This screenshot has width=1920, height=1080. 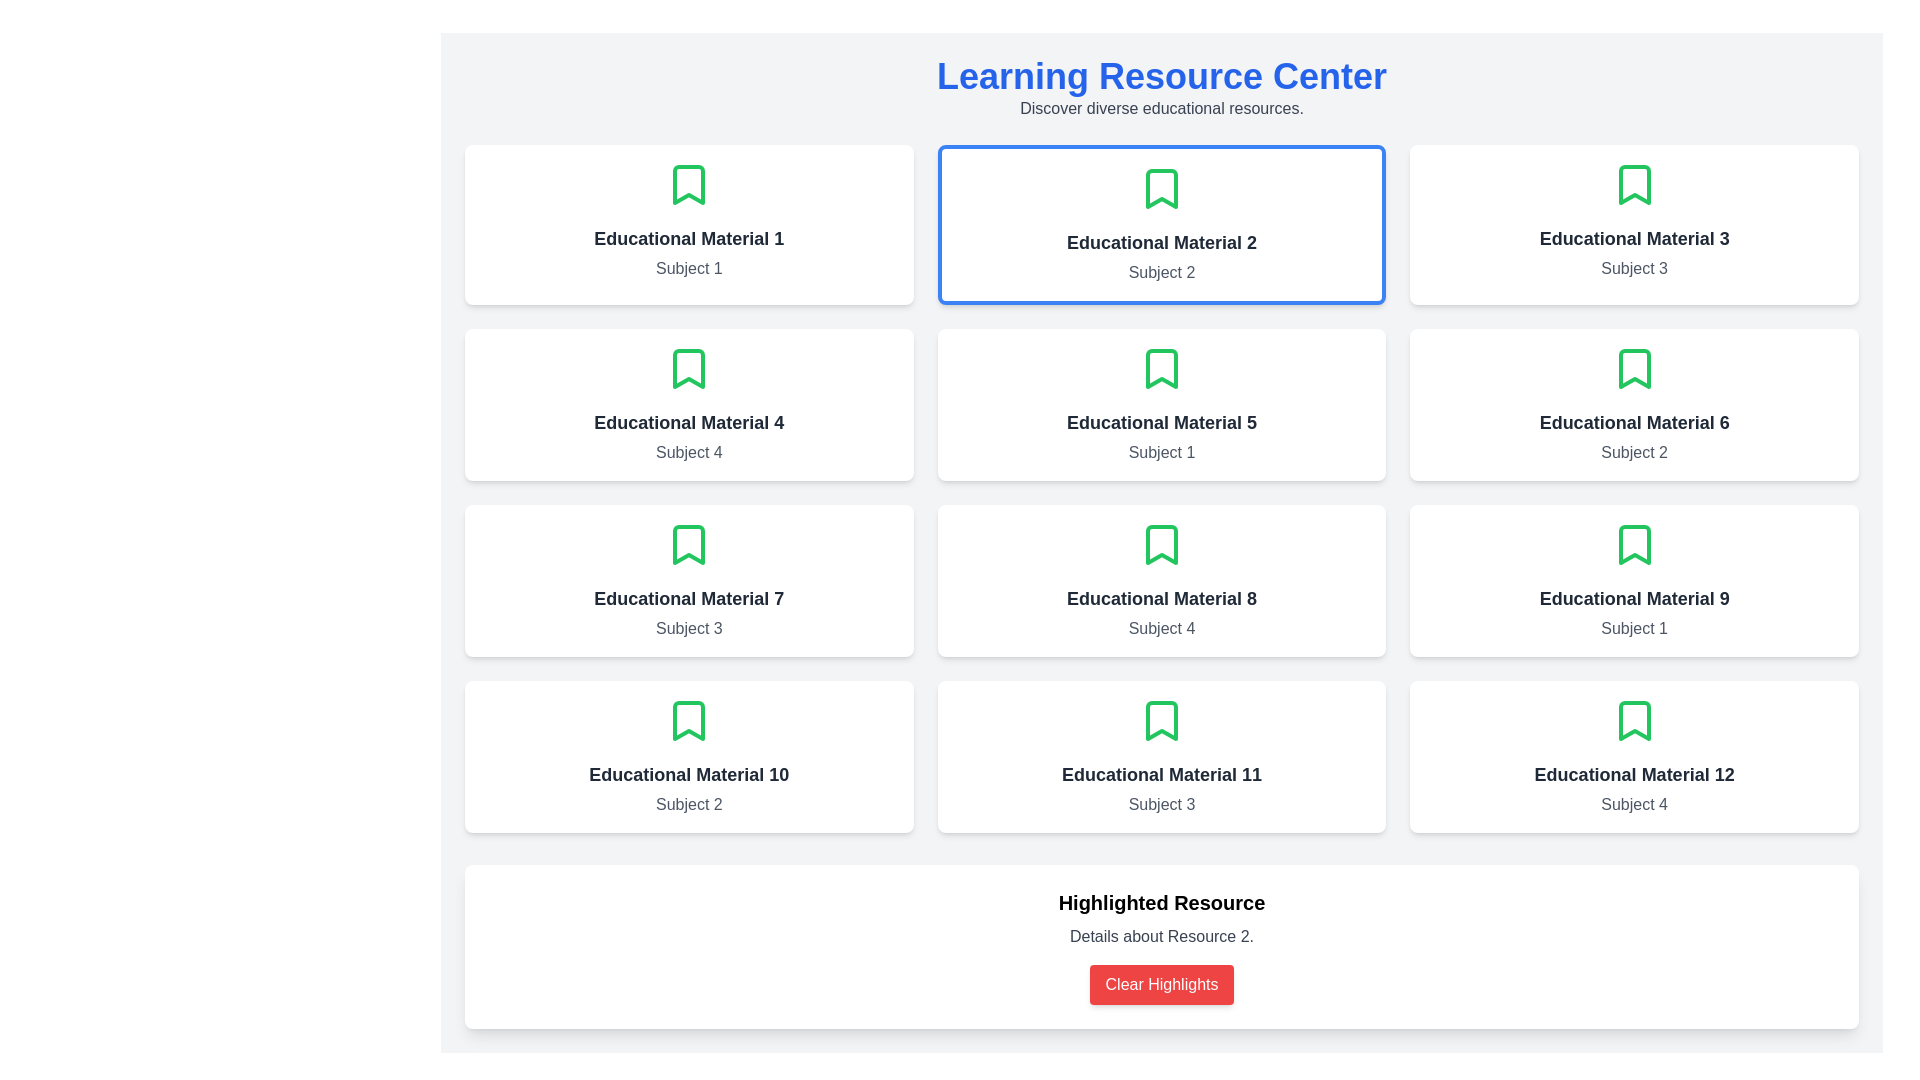 I want to click on the styled text label element displaying 'Educational Material 12', which is centered in the bottom-right card of a grid layout, positioned above 'Subject 4', so click(x=1634, y=774).